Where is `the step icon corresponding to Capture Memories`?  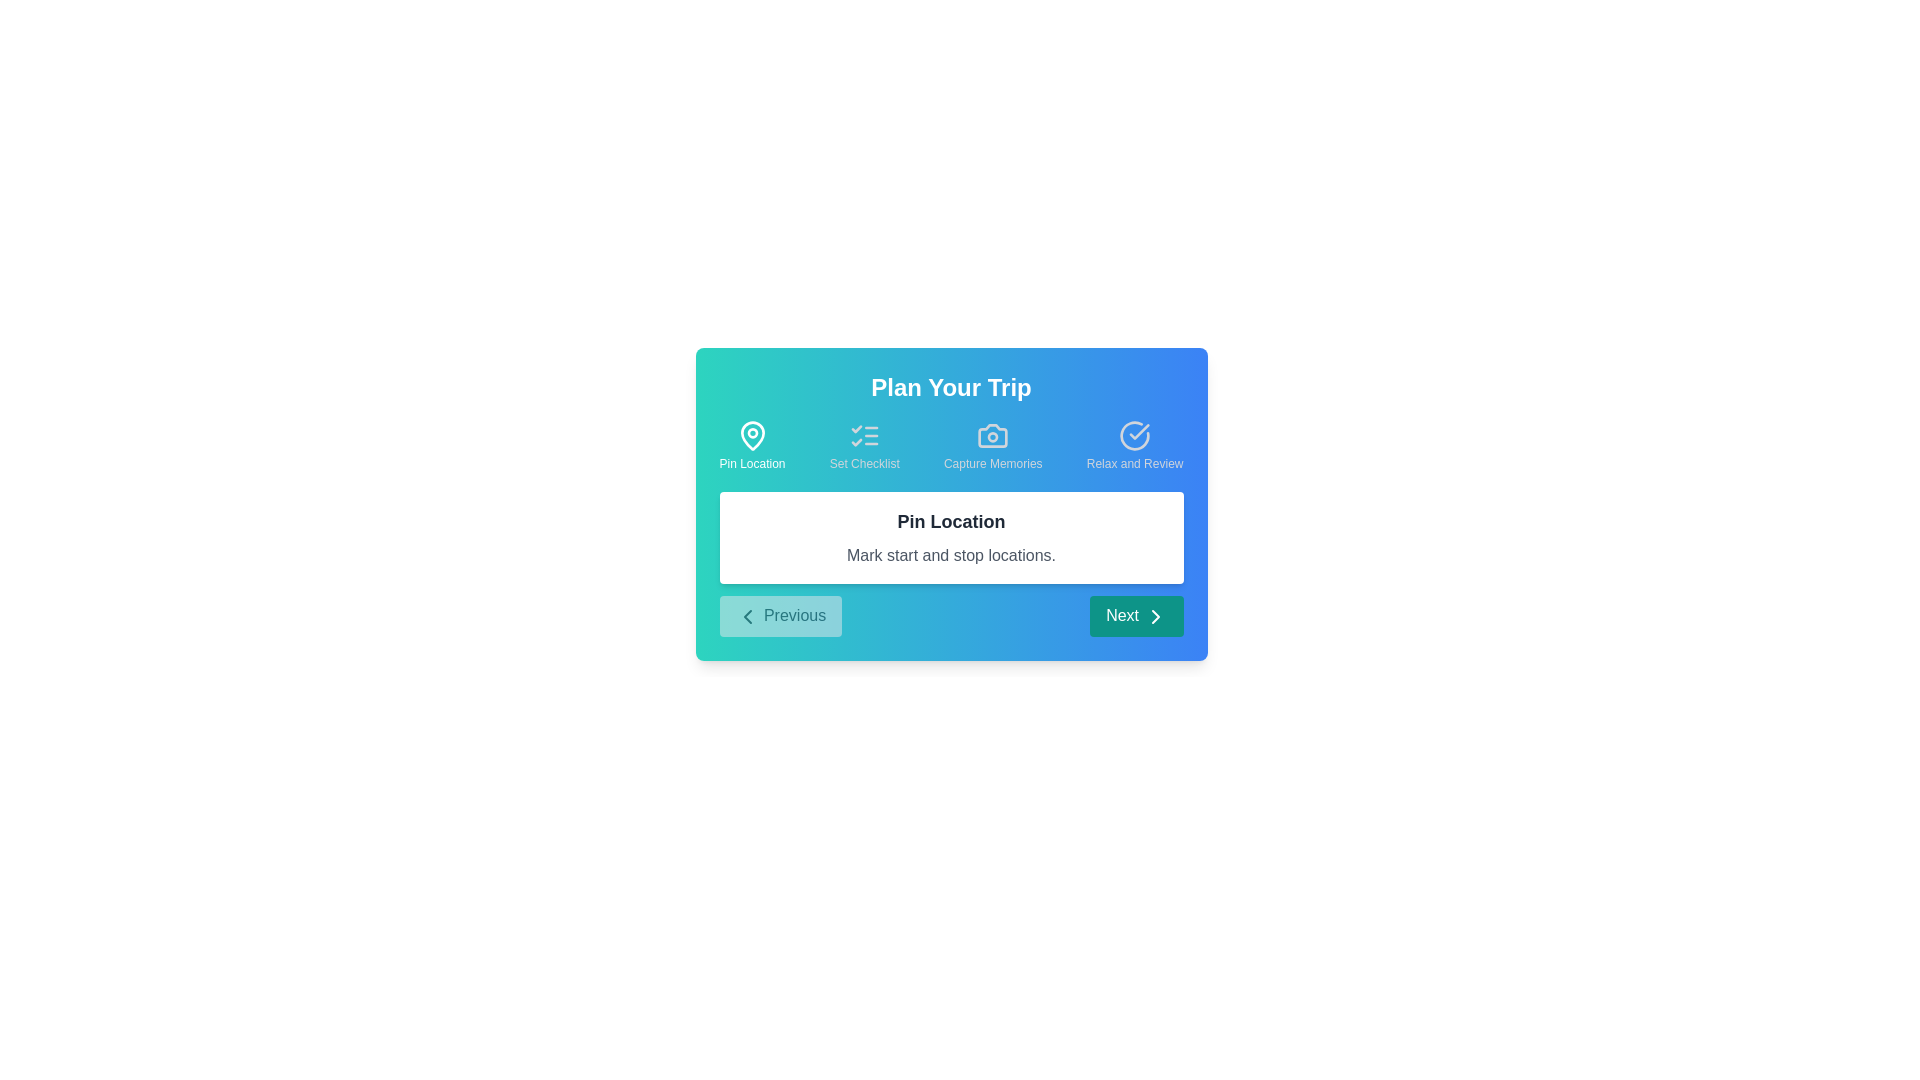 the step icon corresponding to Capture Memories is located at coordinates (993, 445).